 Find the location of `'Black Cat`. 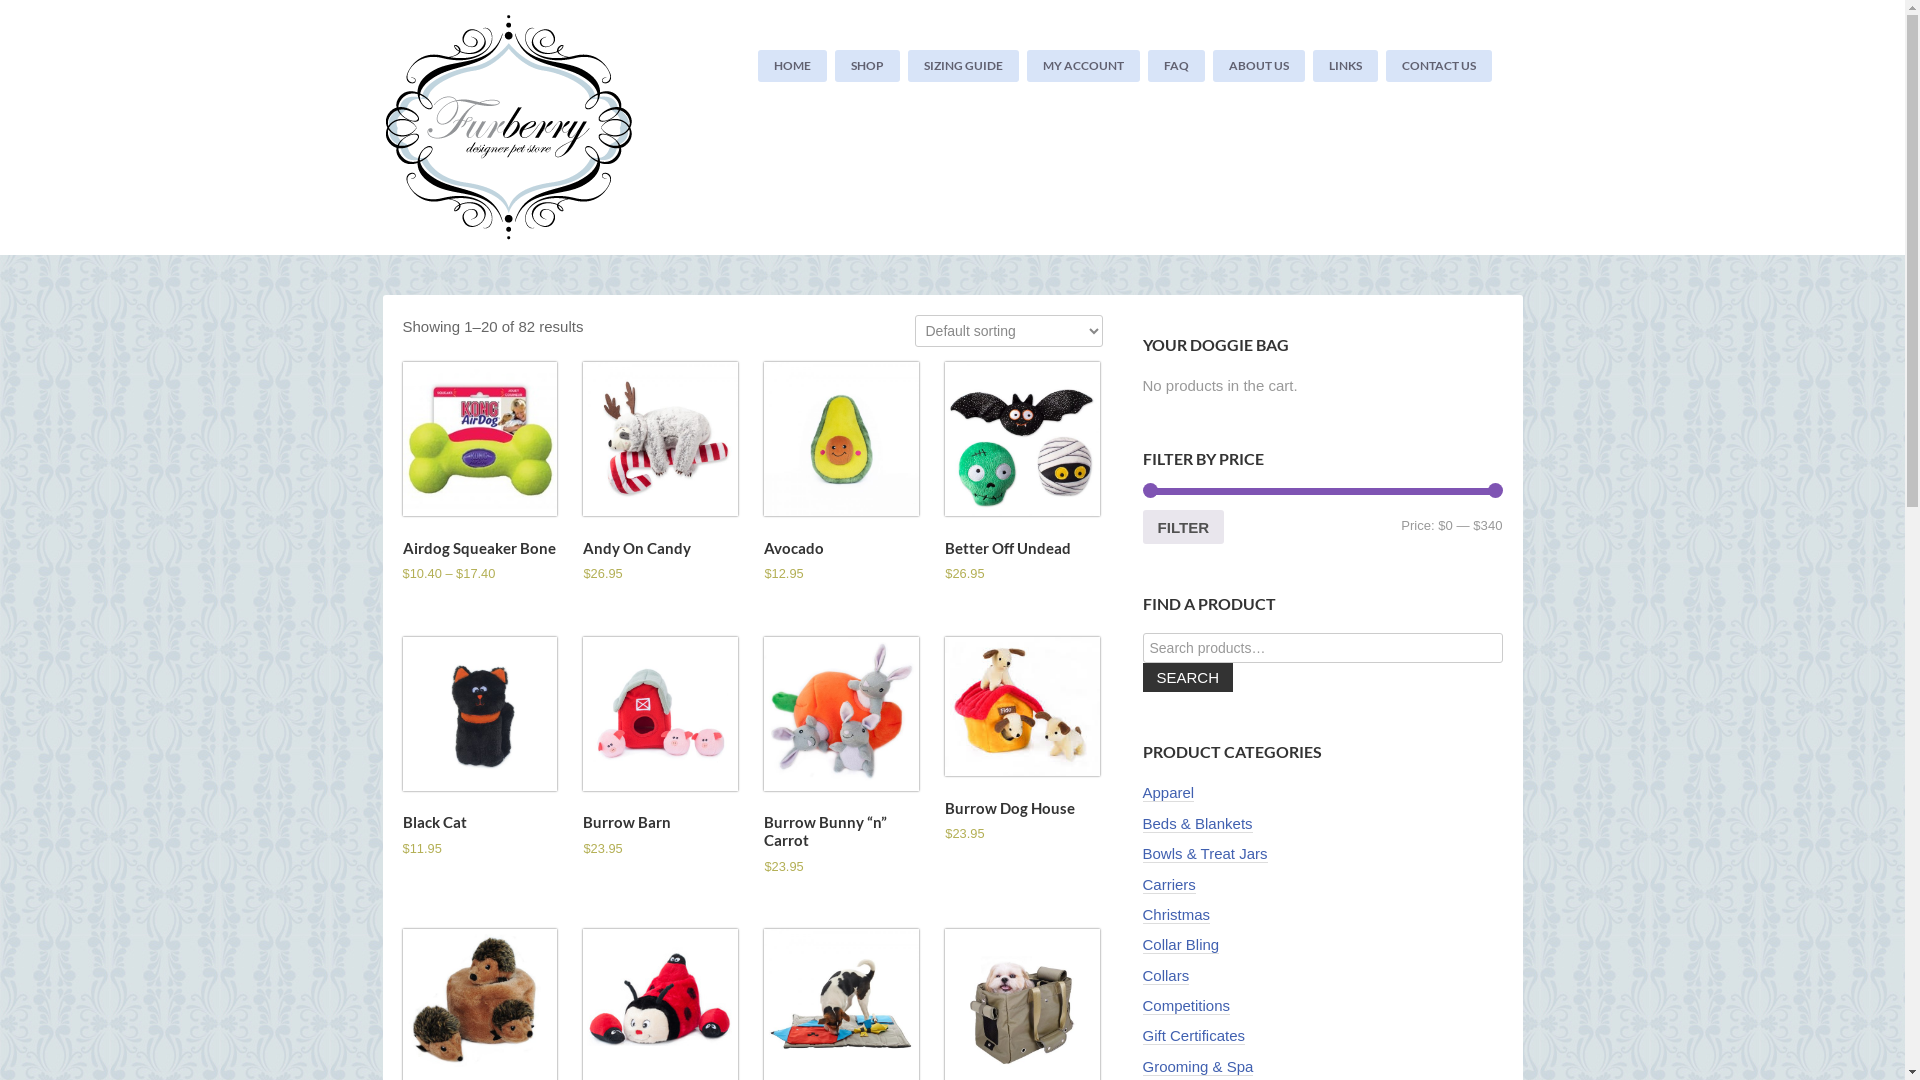

'Black Cat is located at coordinates (401, 748).